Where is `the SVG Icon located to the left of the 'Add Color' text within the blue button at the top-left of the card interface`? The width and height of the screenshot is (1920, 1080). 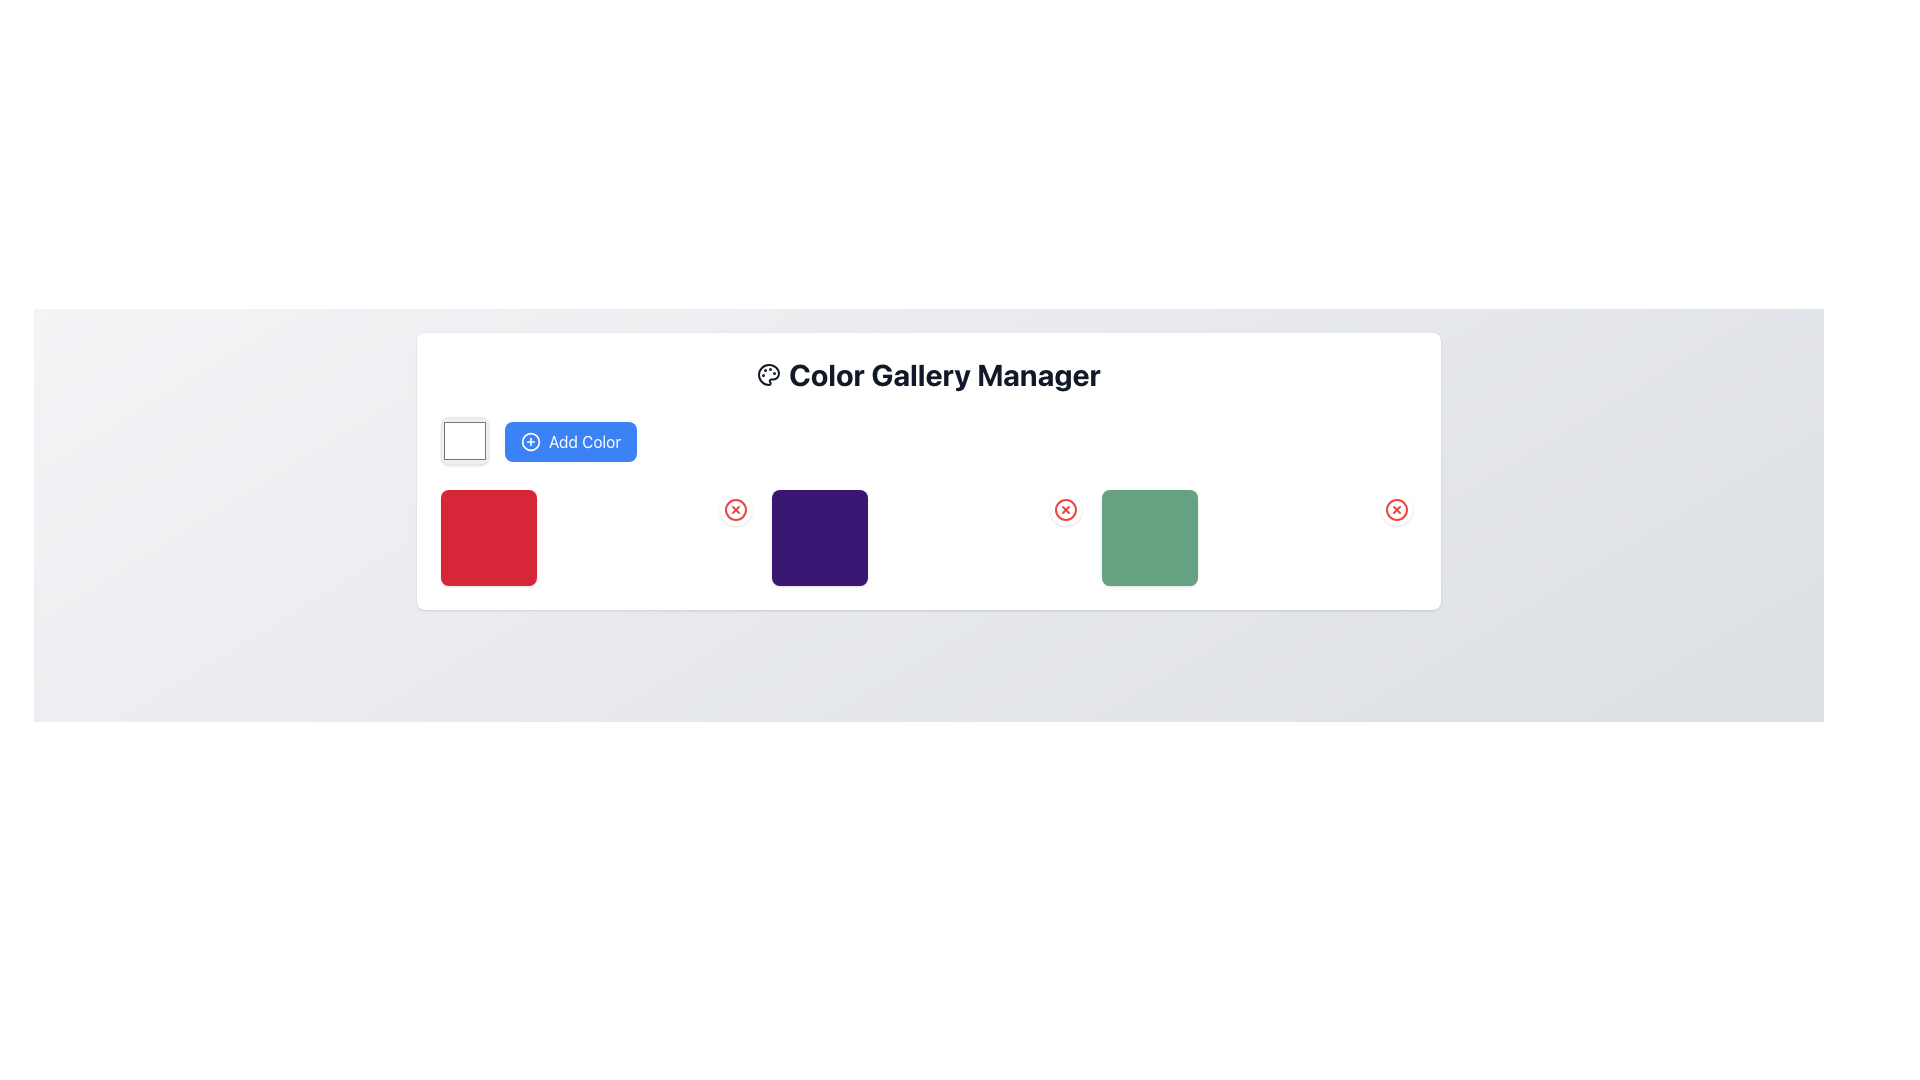
the SVG Icon located to the left of the 'Add Color' text within the blue button at the top-left of the card interface is located at coordinates (531, 440).